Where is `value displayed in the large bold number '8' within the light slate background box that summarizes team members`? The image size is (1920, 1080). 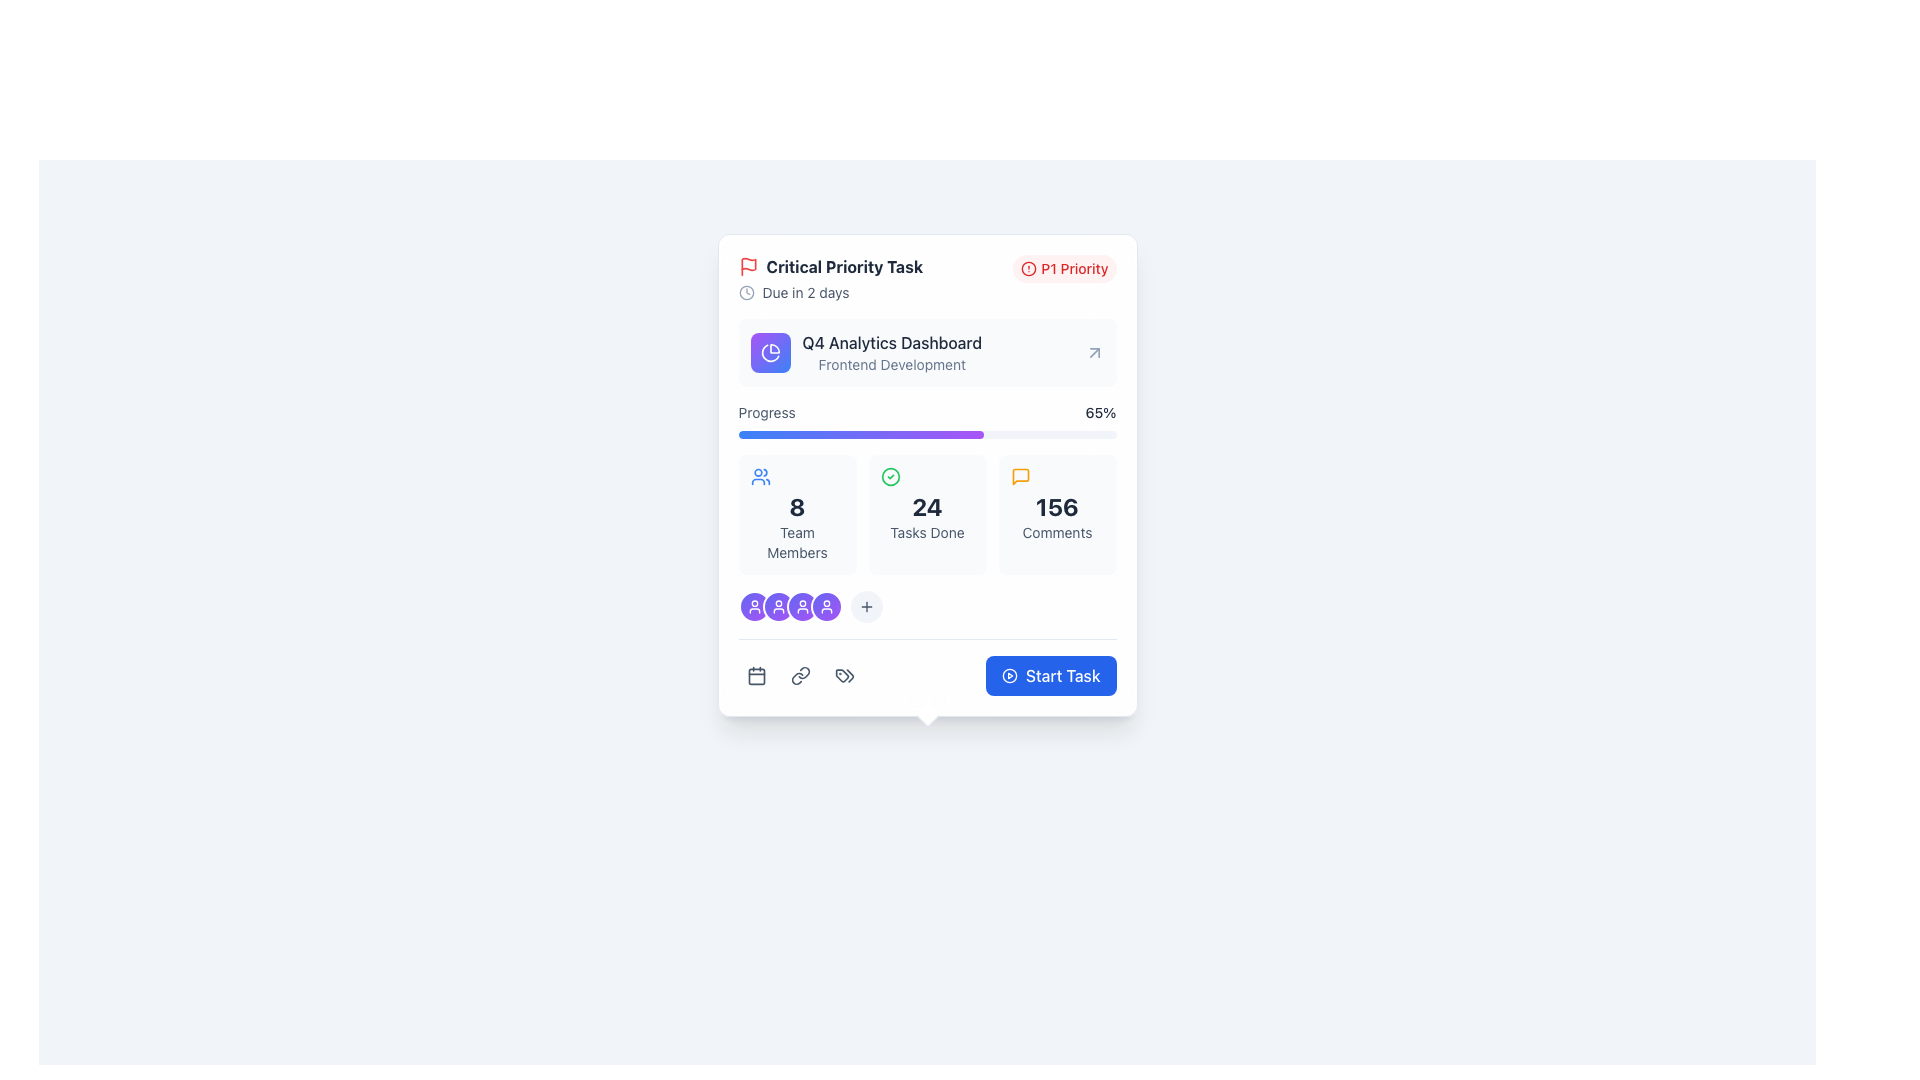 value displayed in the large bold number '8' within the light slate background box that summarizes team members is located at coordinates (796, 505).